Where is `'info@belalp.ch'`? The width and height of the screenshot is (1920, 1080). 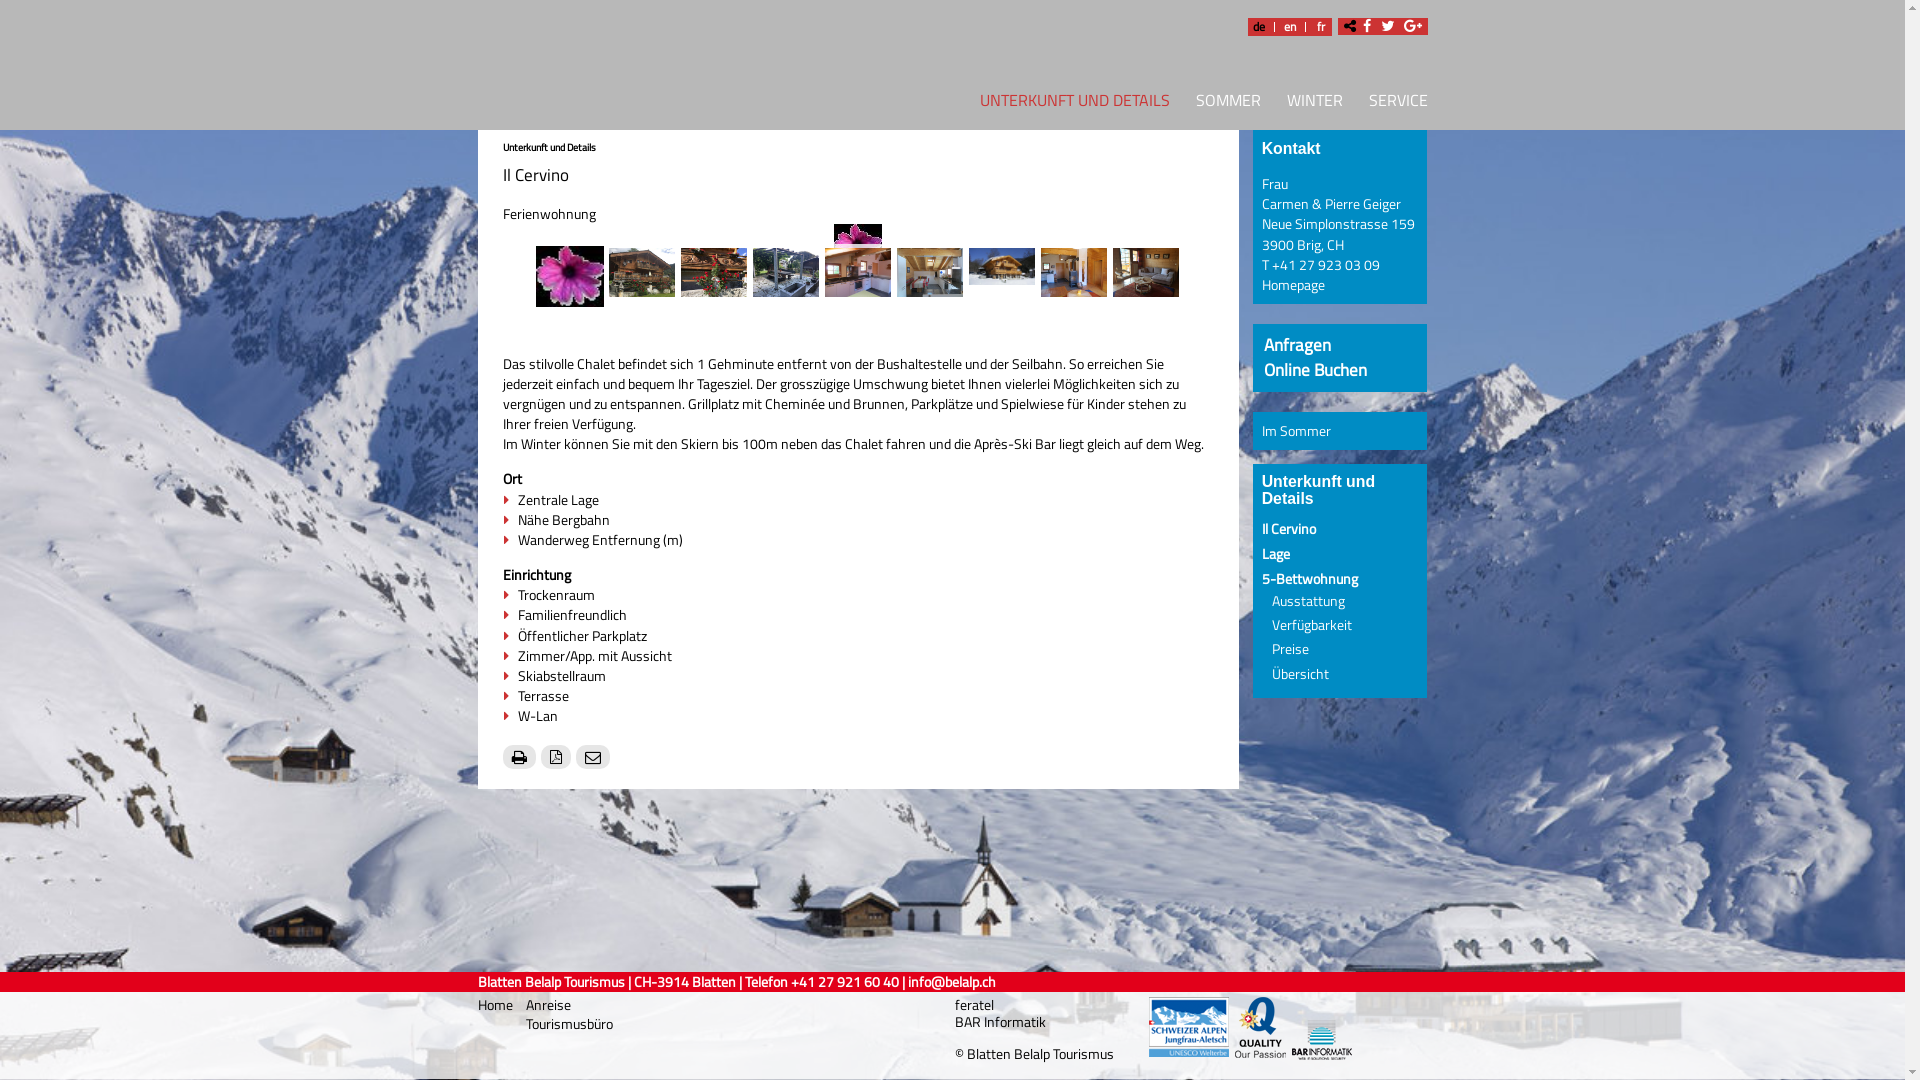 'info@belalp.ch' is located at coordinates (950, 981).